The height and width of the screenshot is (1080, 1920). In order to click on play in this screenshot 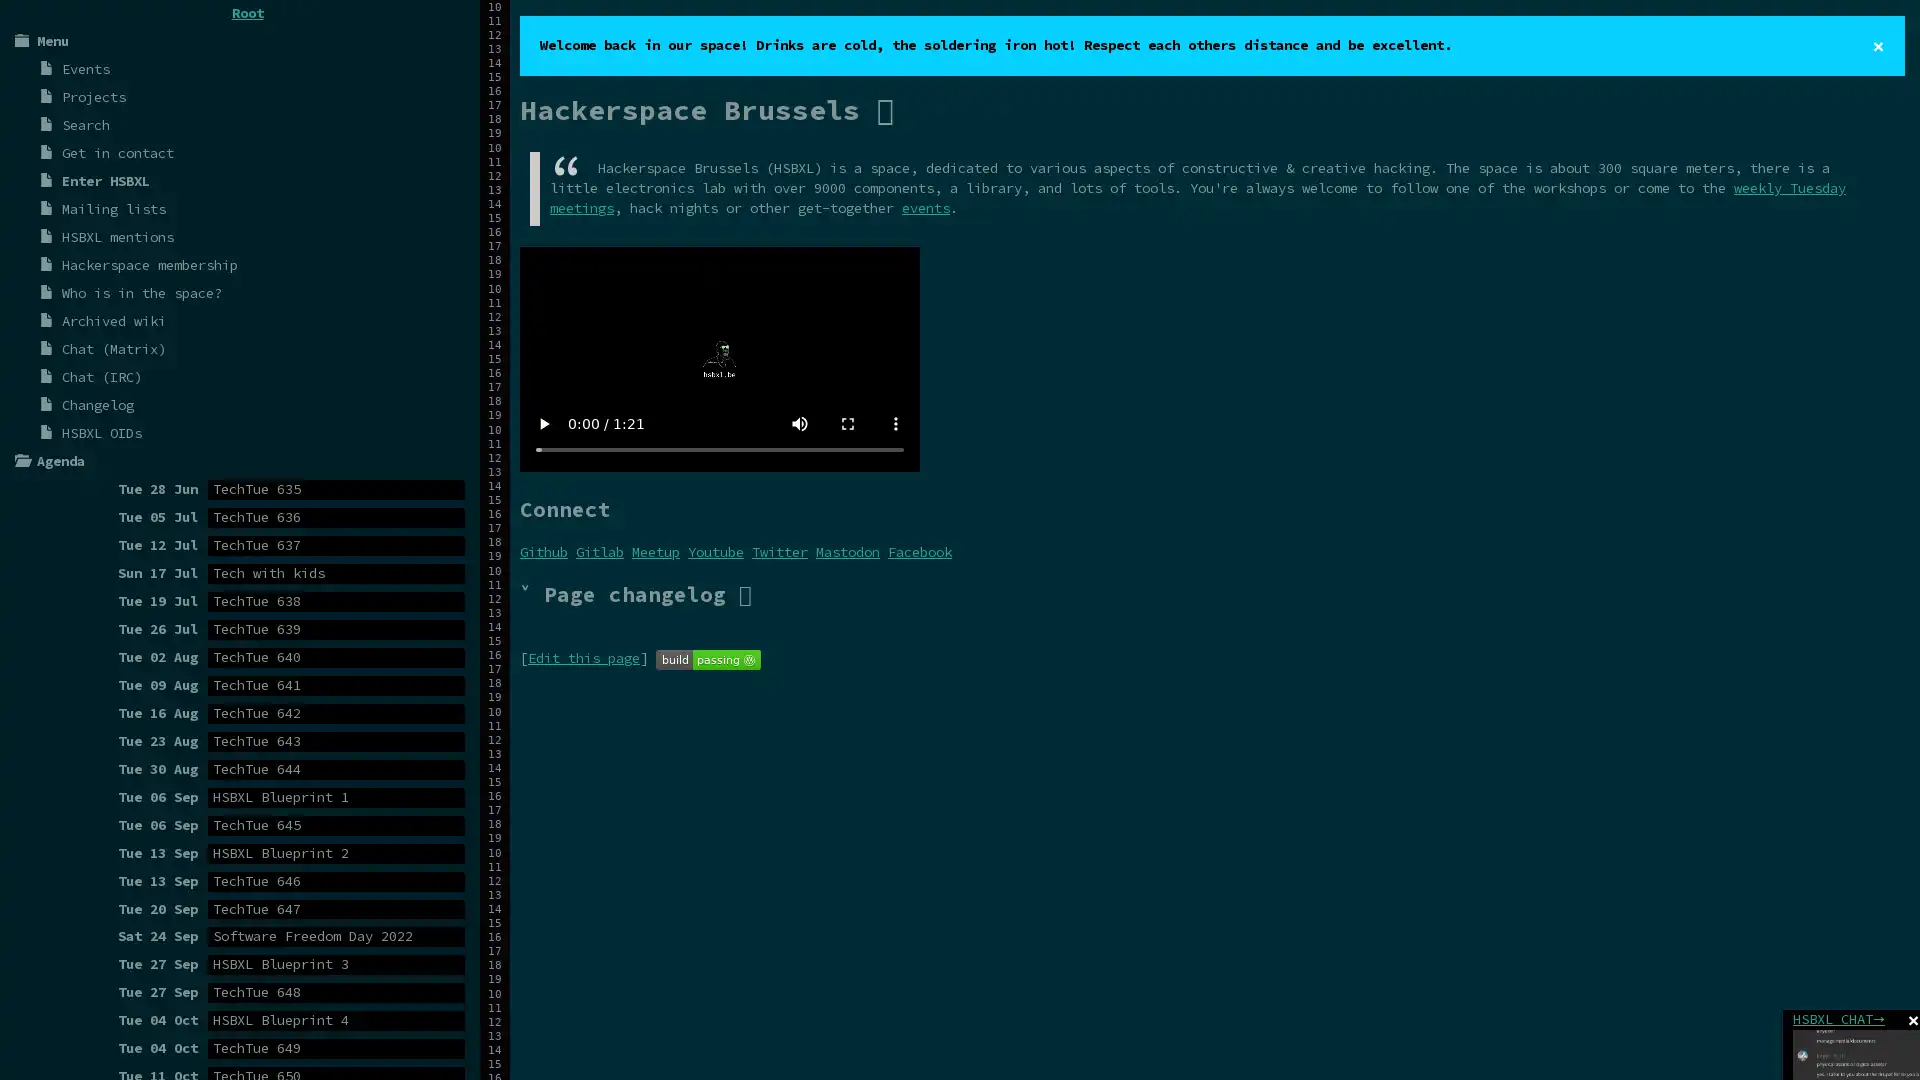, I will do `click(543, 422)`.